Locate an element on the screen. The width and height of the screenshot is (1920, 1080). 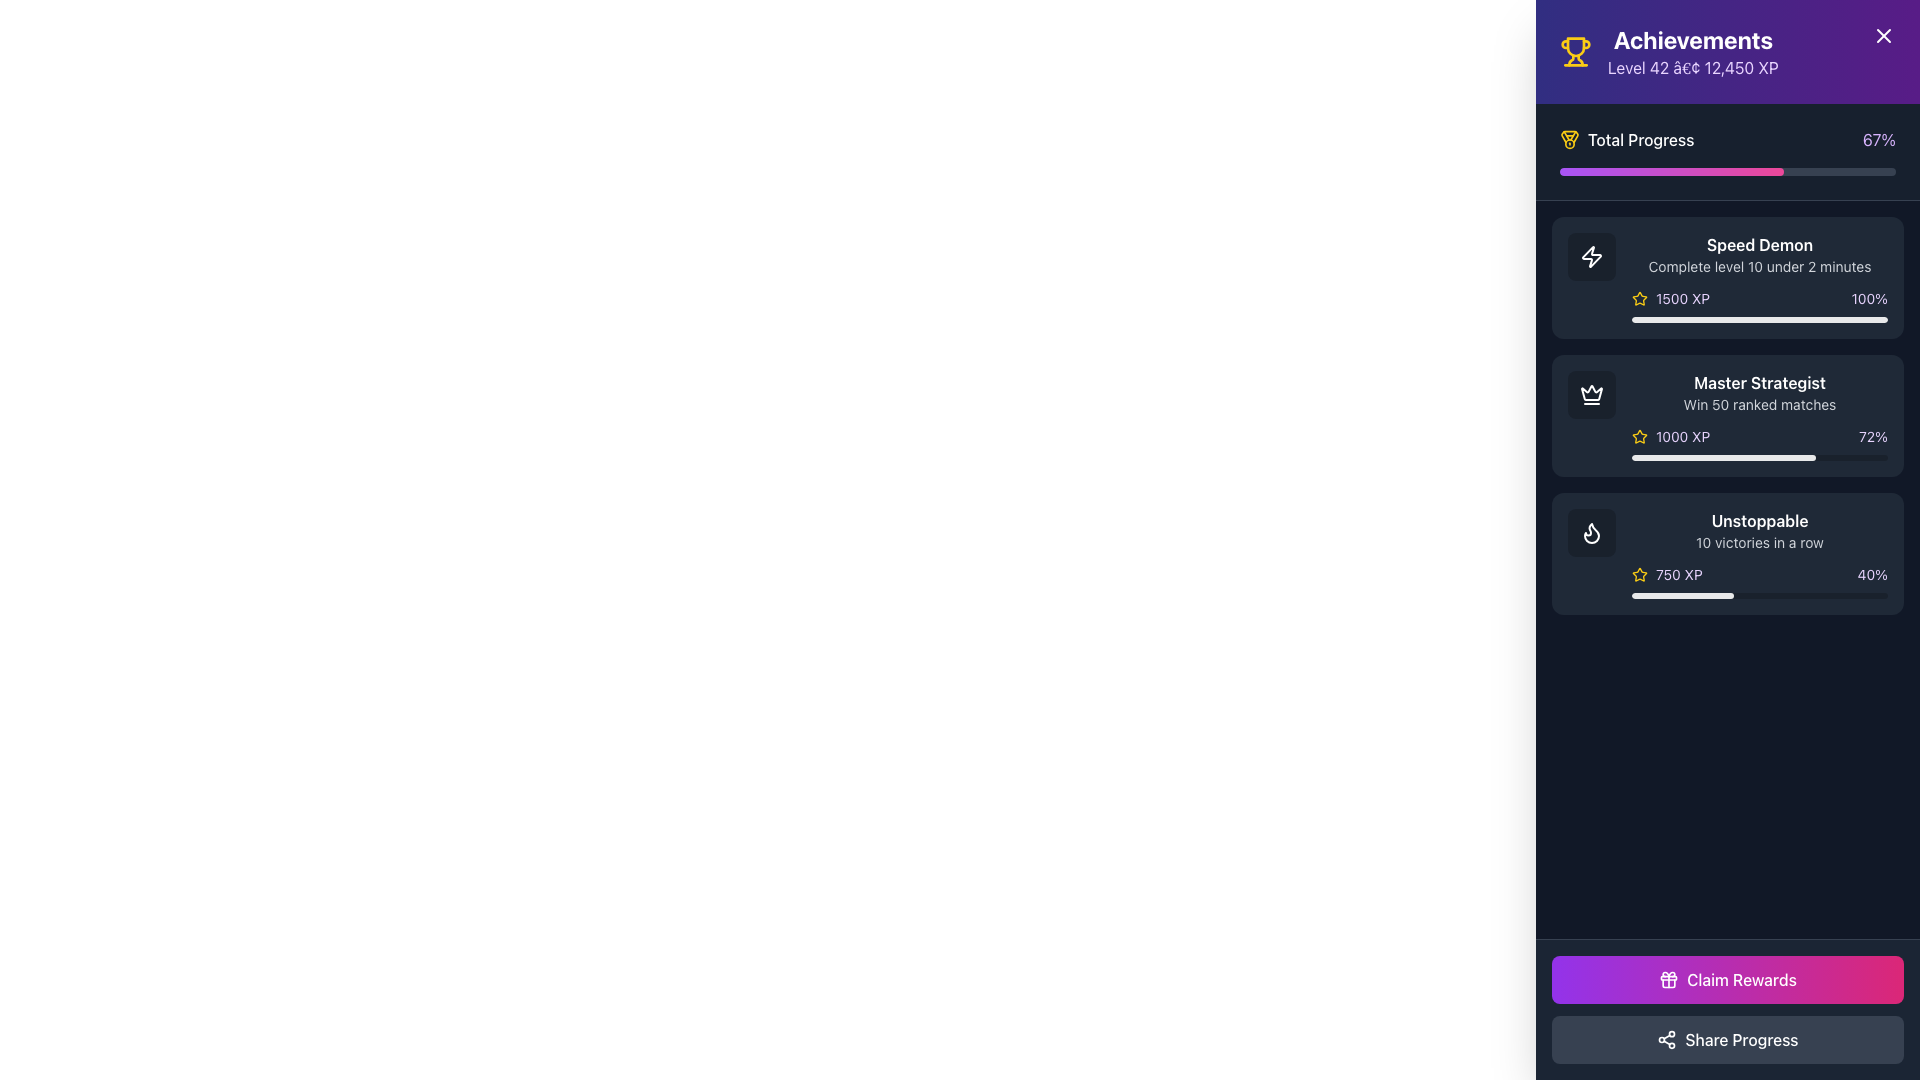
properties of the Text Label indicating the progress of the 'Unstoppable' achievement, which shows that 40% of the target has been completed is located at coordinates (1871, 574).